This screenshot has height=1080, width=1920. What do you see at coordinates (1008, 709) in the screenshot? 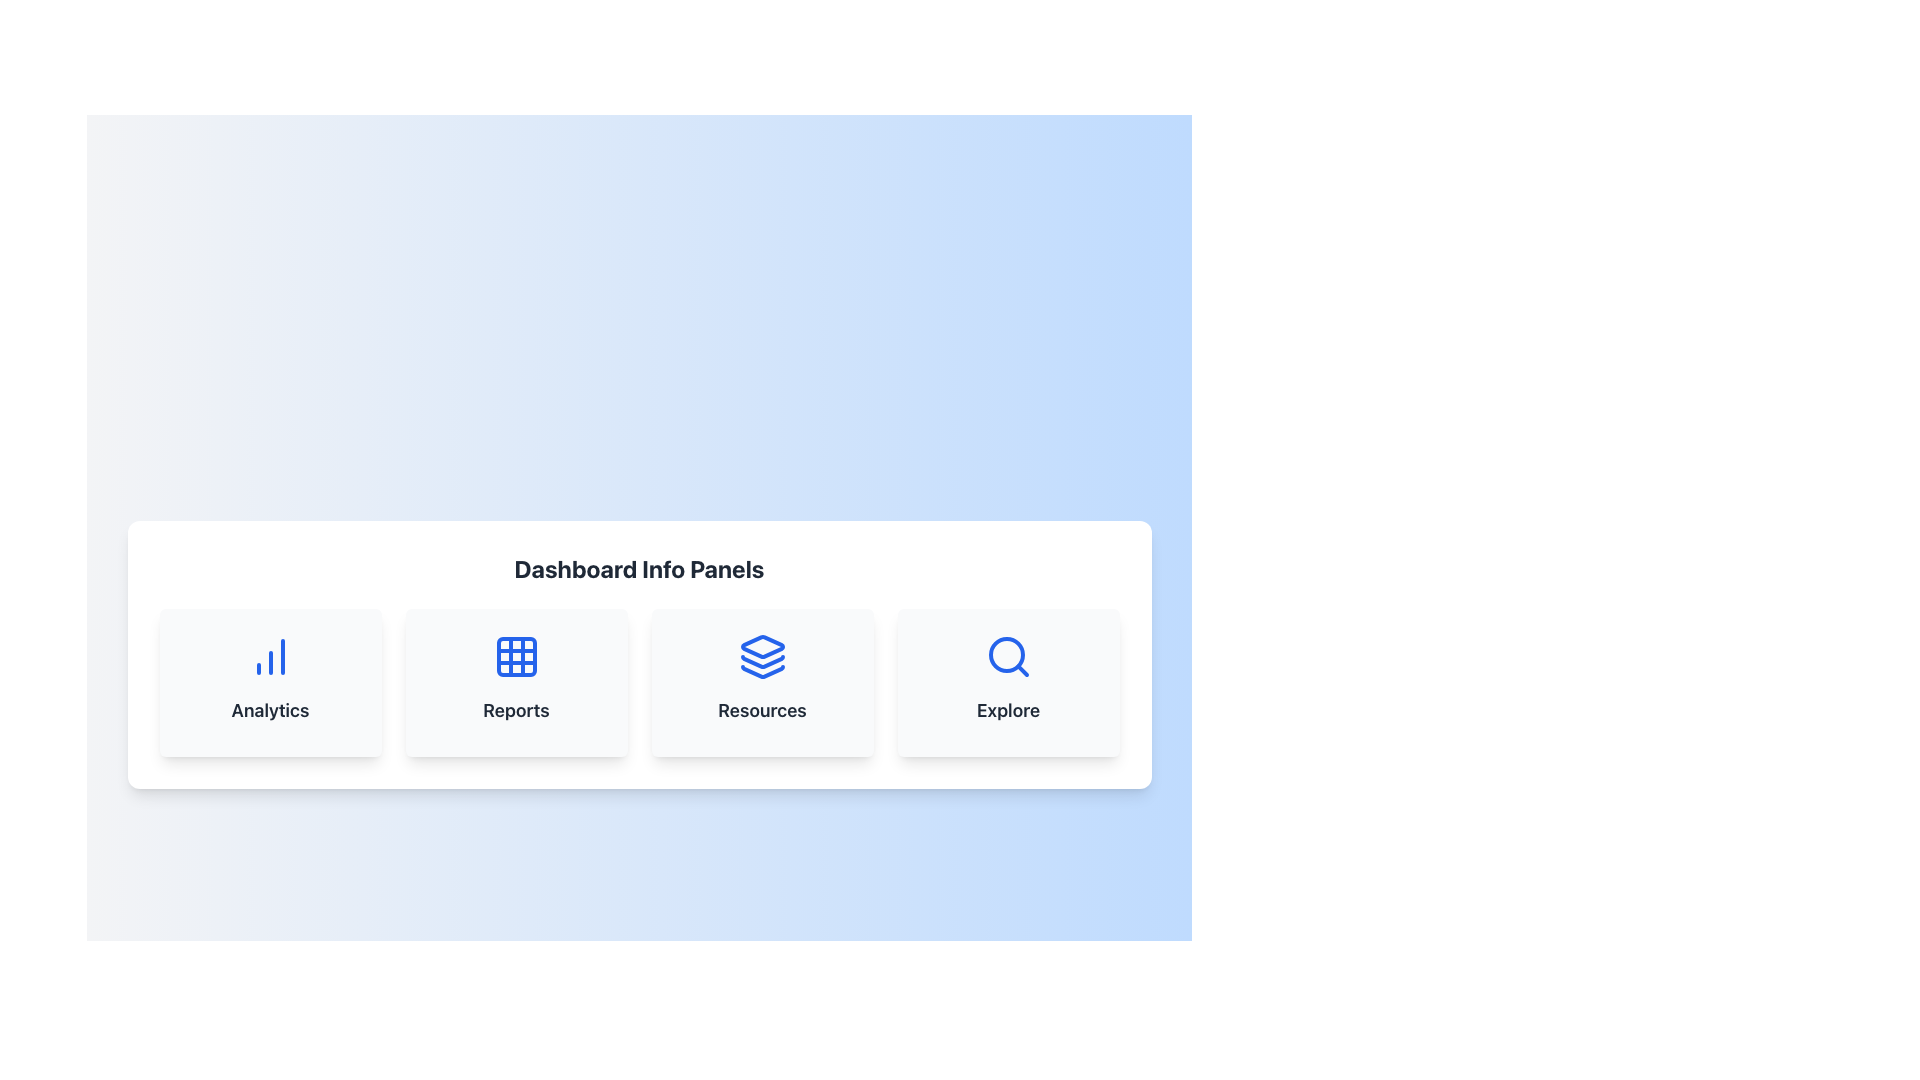
I see `content 'Explore' from the text label located at the bottom center of the fourth card in a horizontally arranged group of similar cards` at bounding box center [1008, 709].